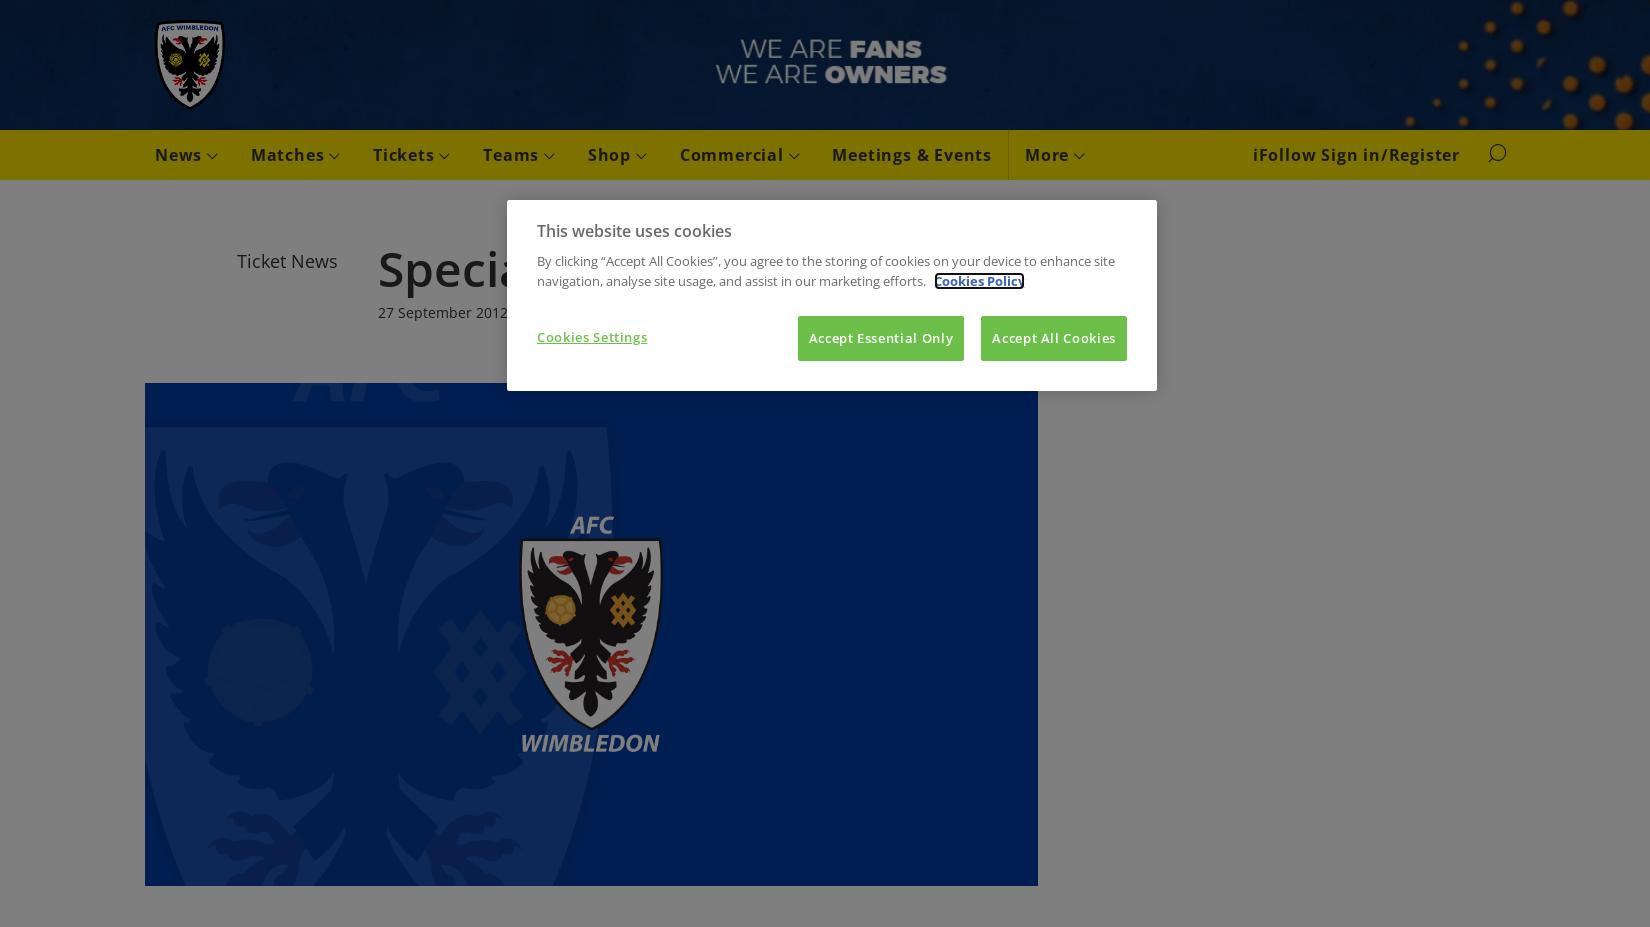  I want to click on 'Ticket News', so click(287, 261).